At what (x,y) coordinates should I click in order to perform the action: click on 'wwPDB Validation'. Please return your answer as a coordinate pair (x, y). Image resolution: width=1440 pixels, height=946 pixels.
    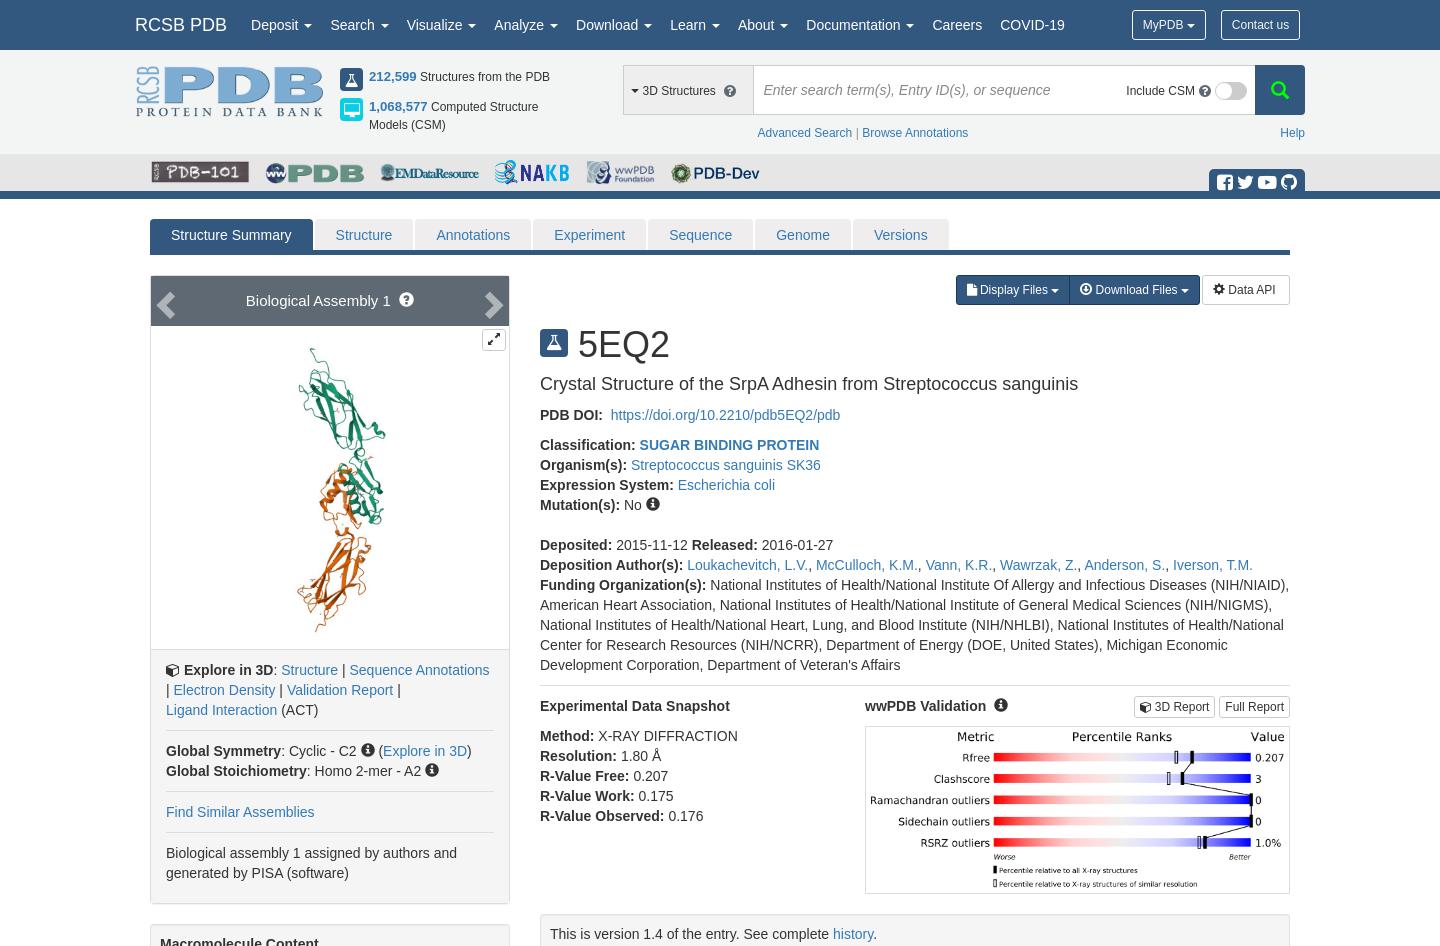
    Looking at the image, I should click on (925, 704).